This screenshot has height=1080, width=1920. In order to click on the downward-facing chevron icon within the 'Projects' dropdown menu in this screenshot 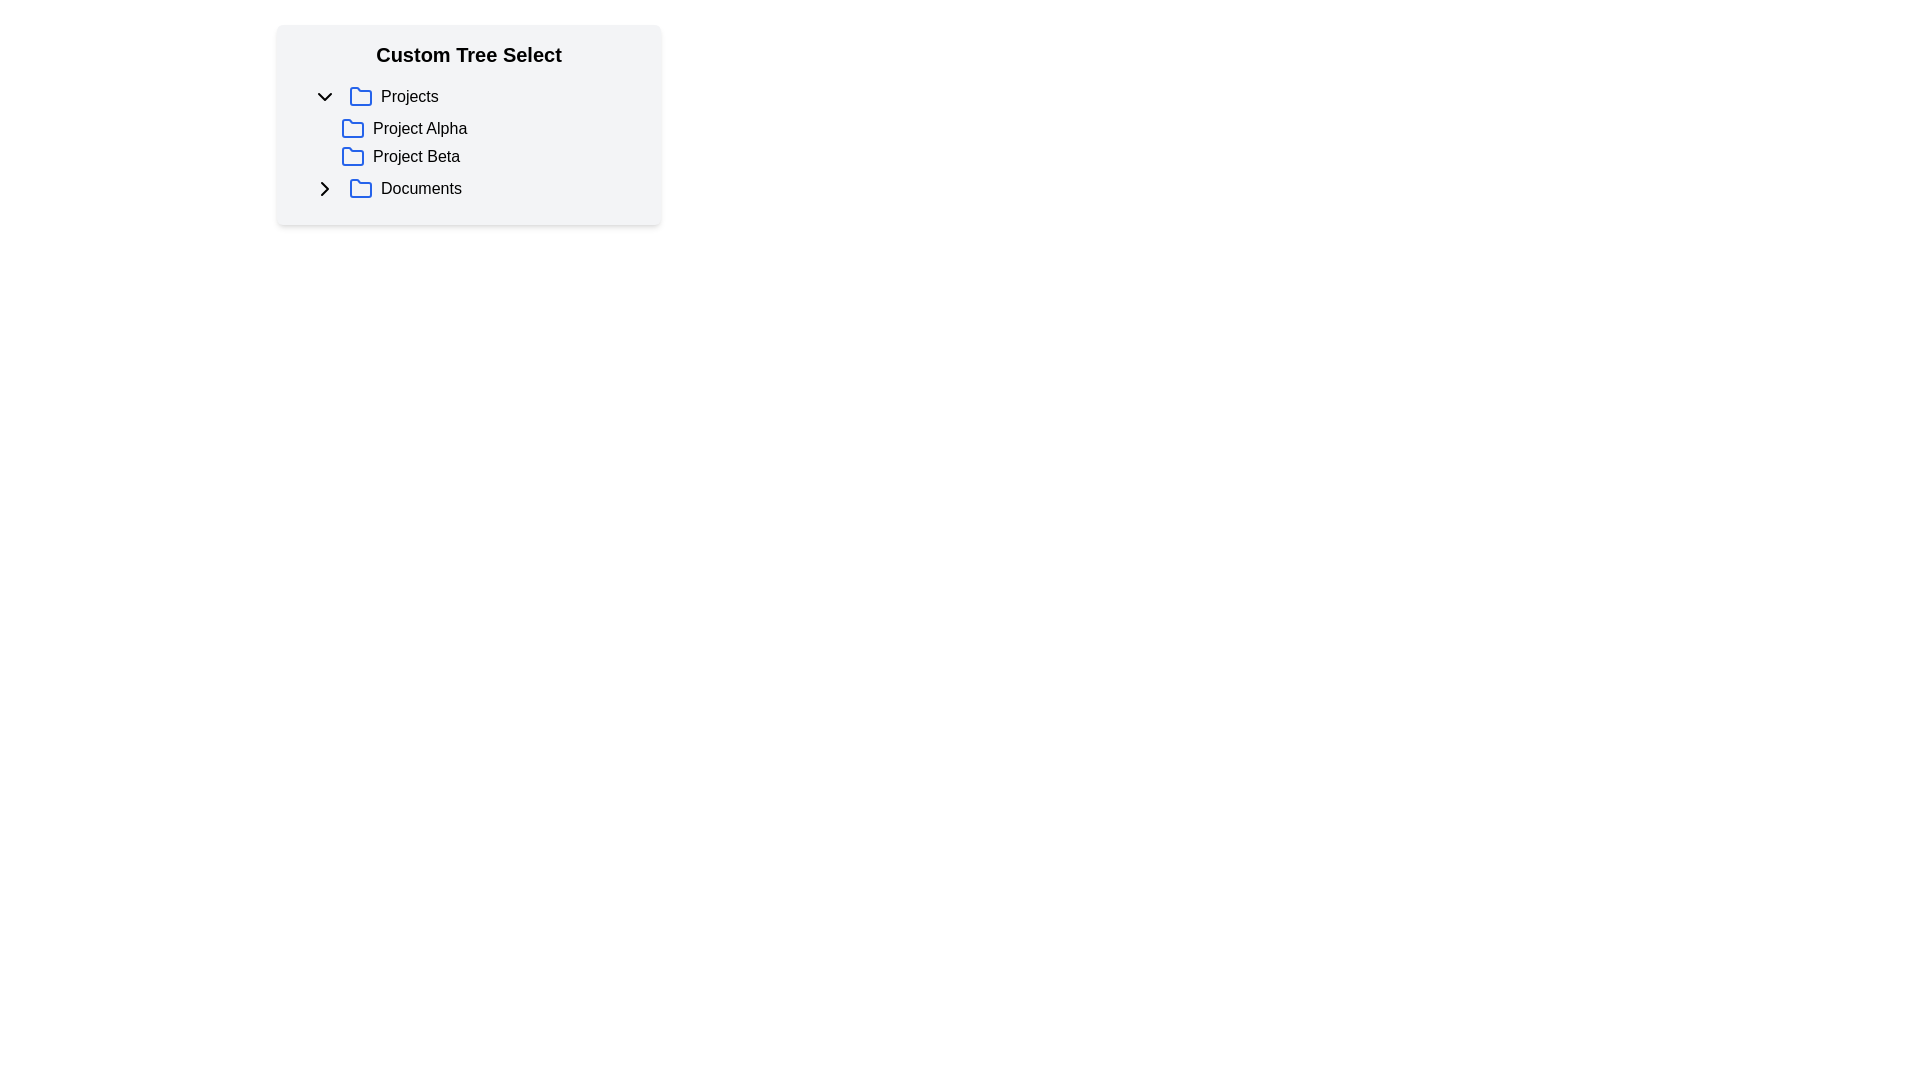, I will do `click(325, 96)`.